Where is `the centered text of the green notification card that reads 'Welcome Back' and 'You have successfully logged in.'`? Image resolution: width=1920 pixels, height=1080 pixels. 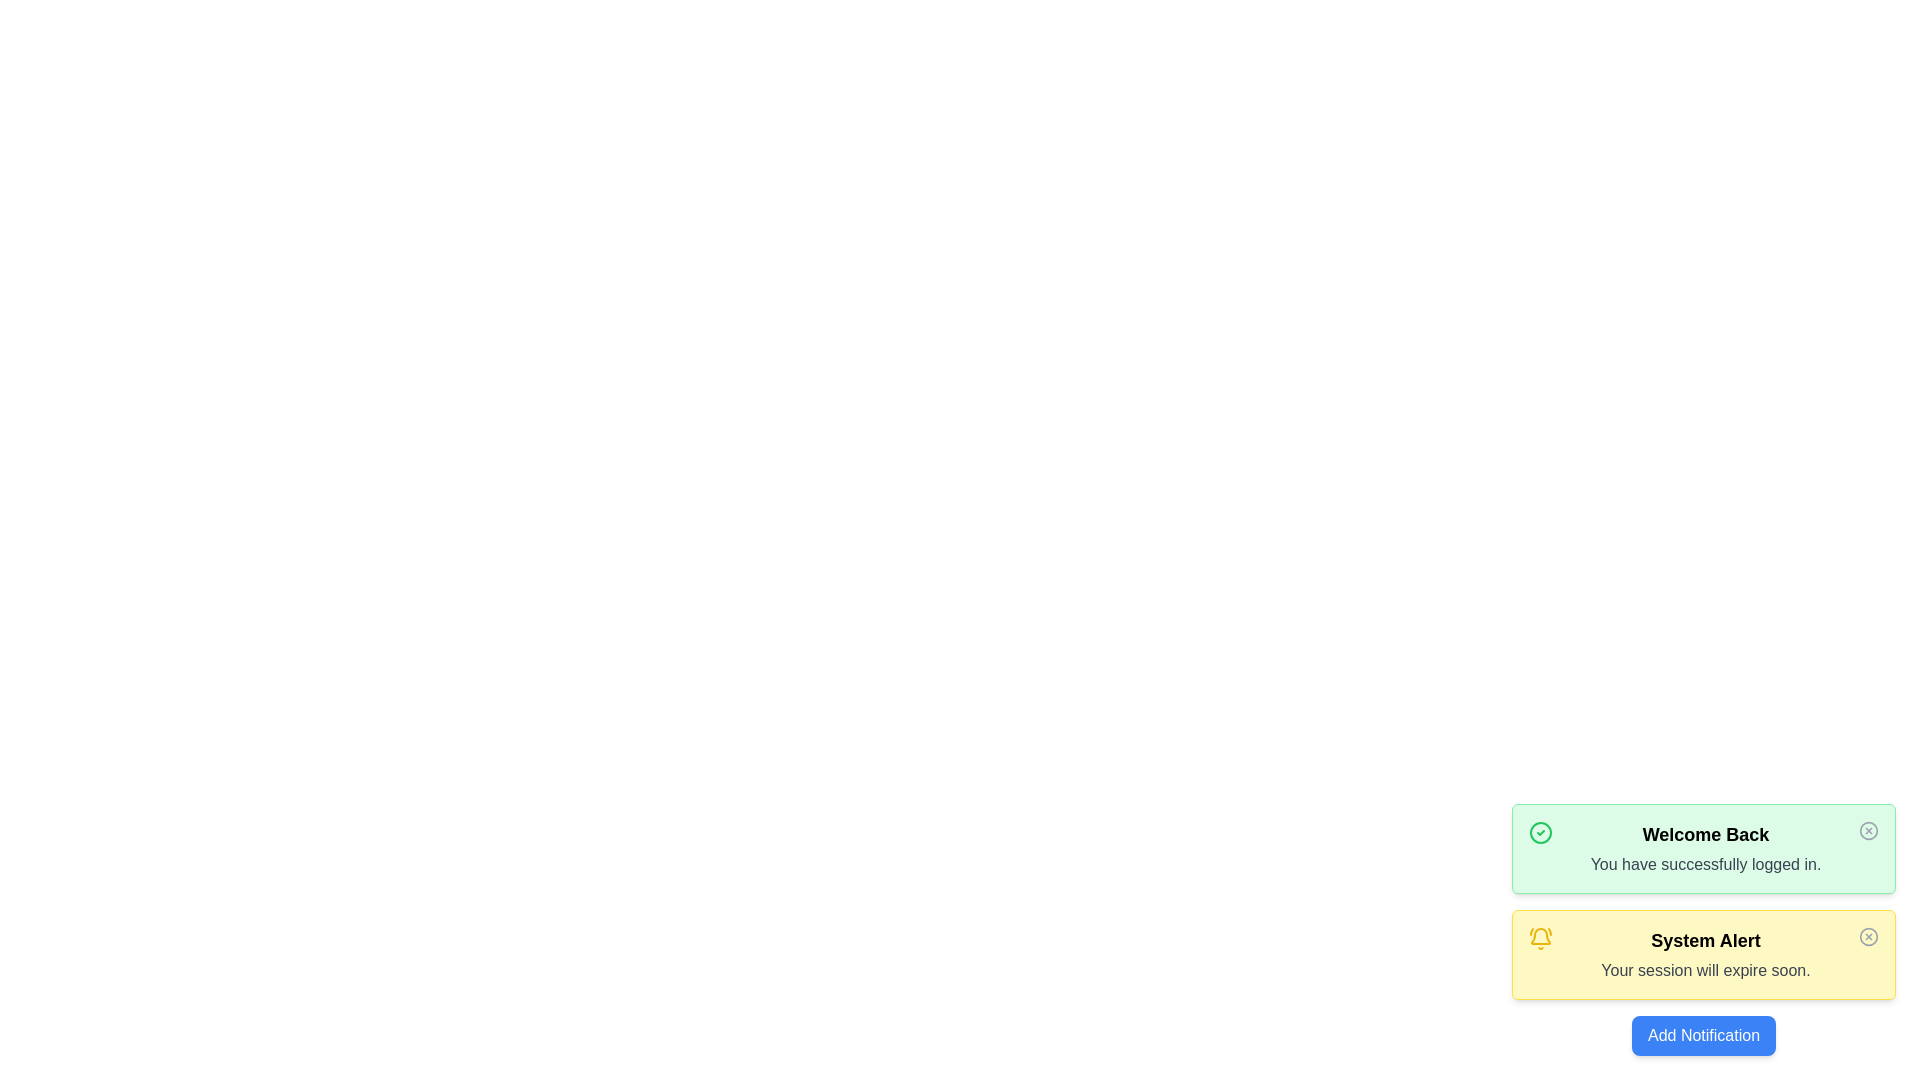 the centered text of the green notification card that reads 'Welcome Back' and 'You have successfully logged in.' is located at coordinates (1704, 848).